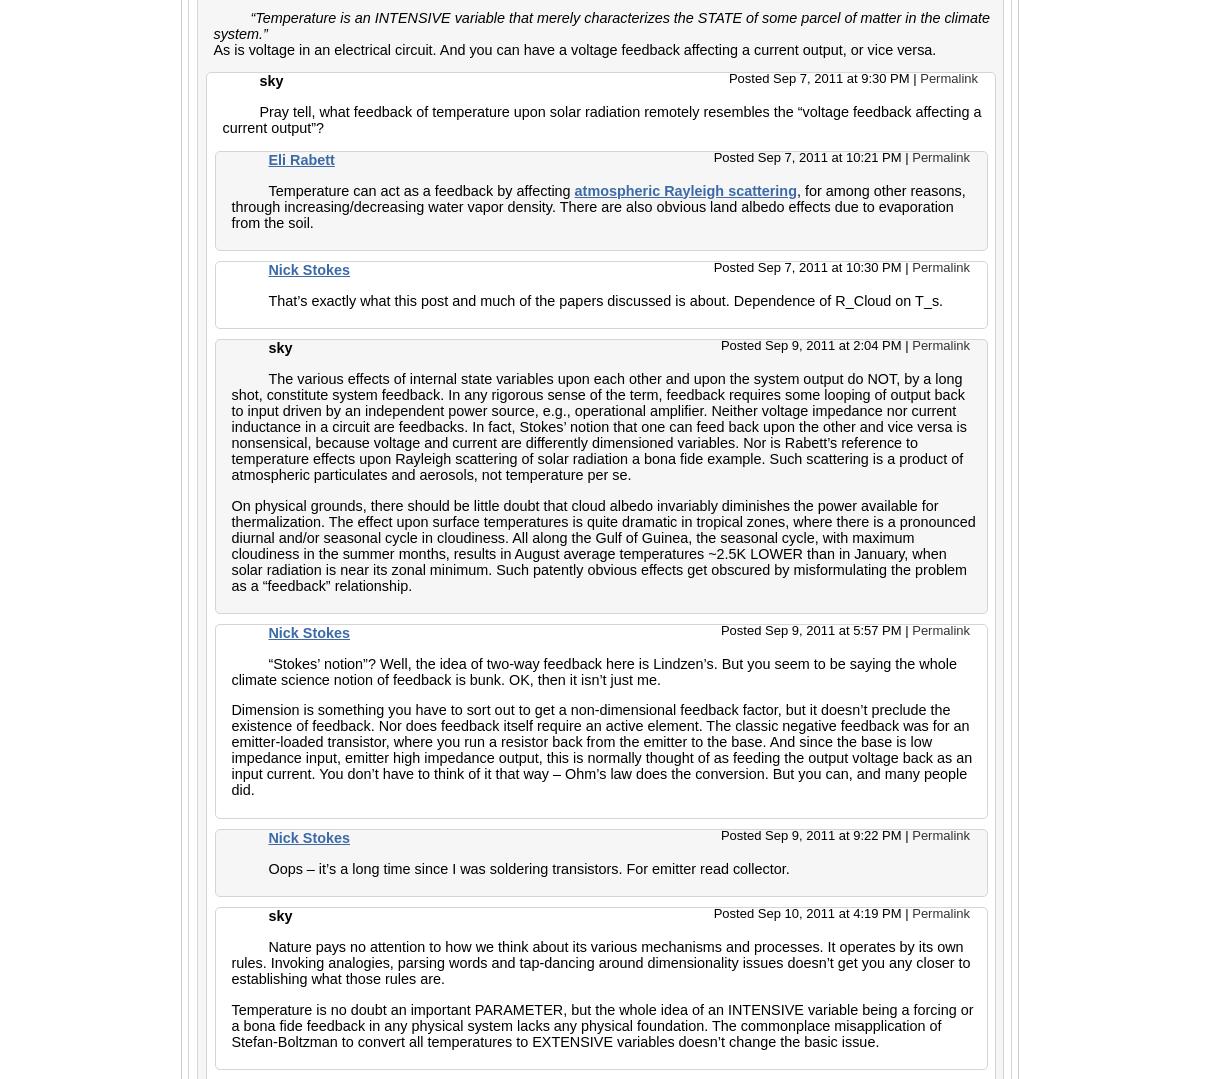 This screenshot has width=1212, height=1079. What do you see at coordinates (811, 629) in the screenshot?
I see `'Posted Sep 9, 2011 at 5:57 PM'` at bounding box center [811, 629].